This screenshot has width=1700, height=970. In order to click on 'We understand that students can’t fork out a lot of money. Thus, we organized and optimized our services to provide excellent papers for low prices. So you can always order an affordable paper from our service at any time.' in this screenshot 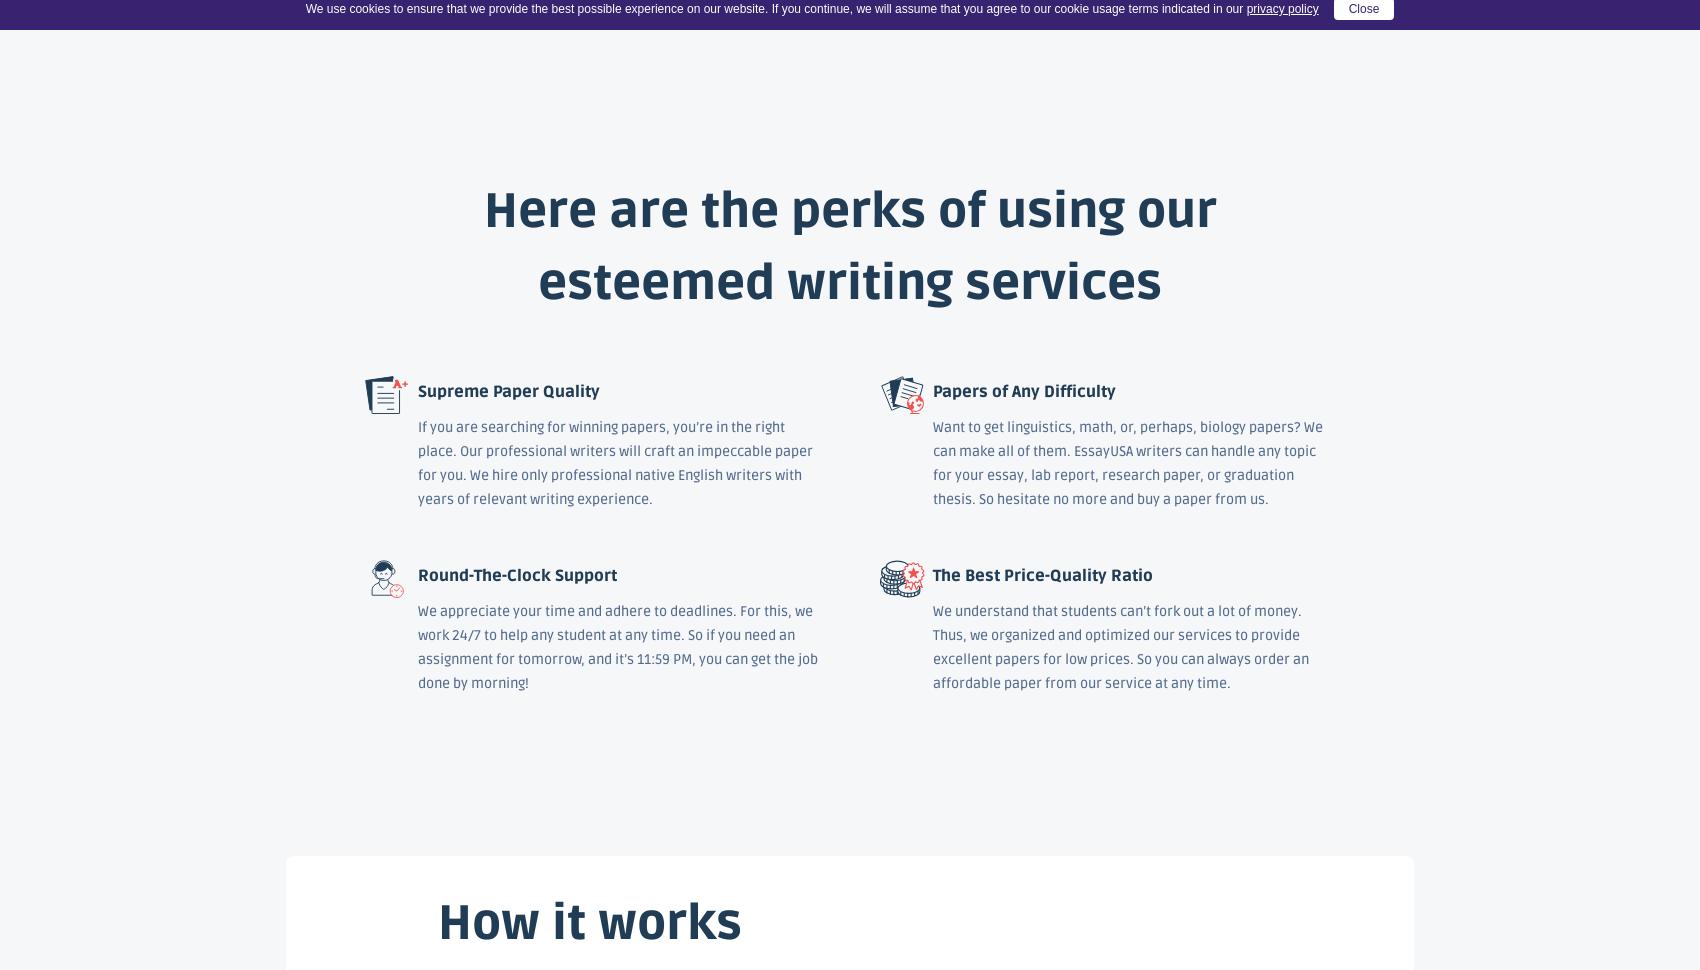, I will do `click(1120, 646)`.